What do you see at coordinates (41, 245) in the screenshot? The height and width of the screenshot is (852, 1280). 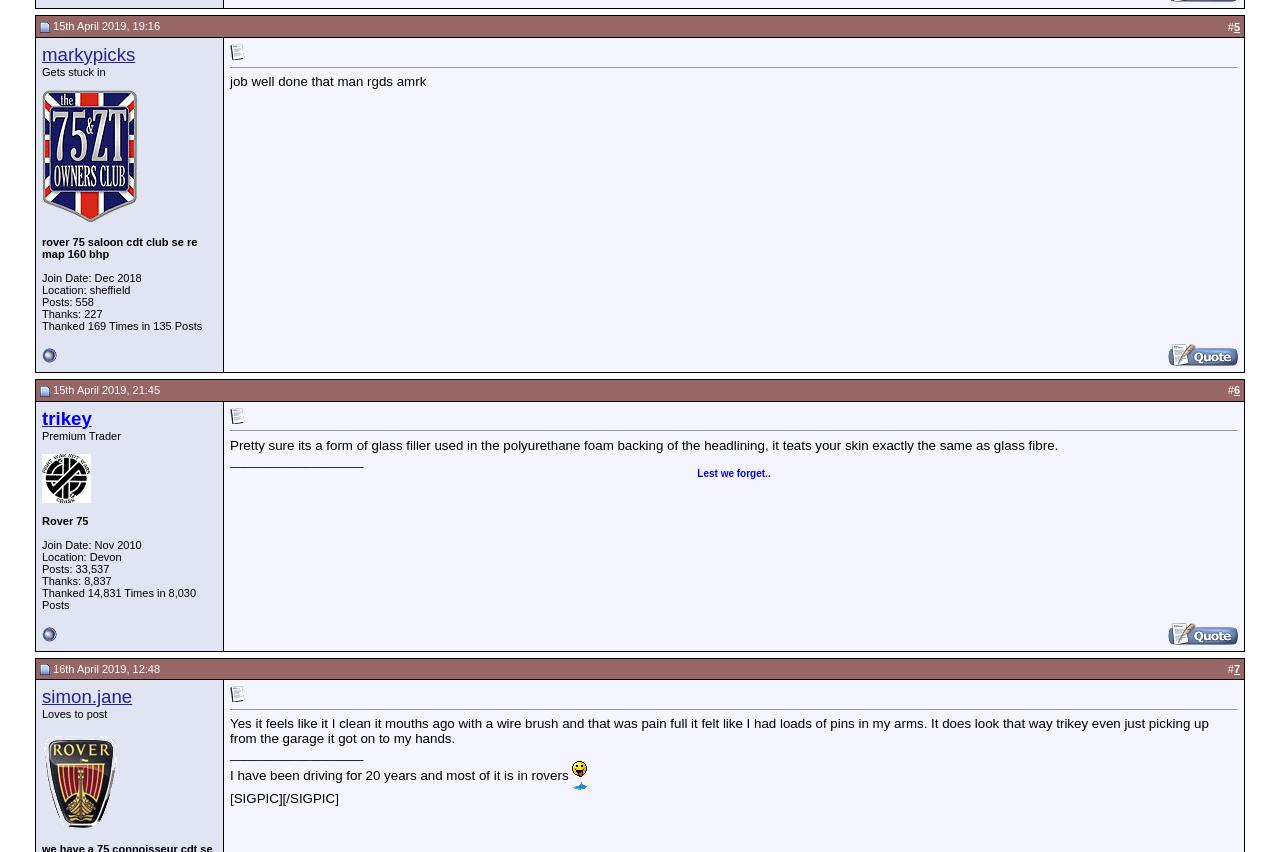 I see `'rover 75 saloon cdt club se re map 160 bhp'` at bounding box center [41, 245].